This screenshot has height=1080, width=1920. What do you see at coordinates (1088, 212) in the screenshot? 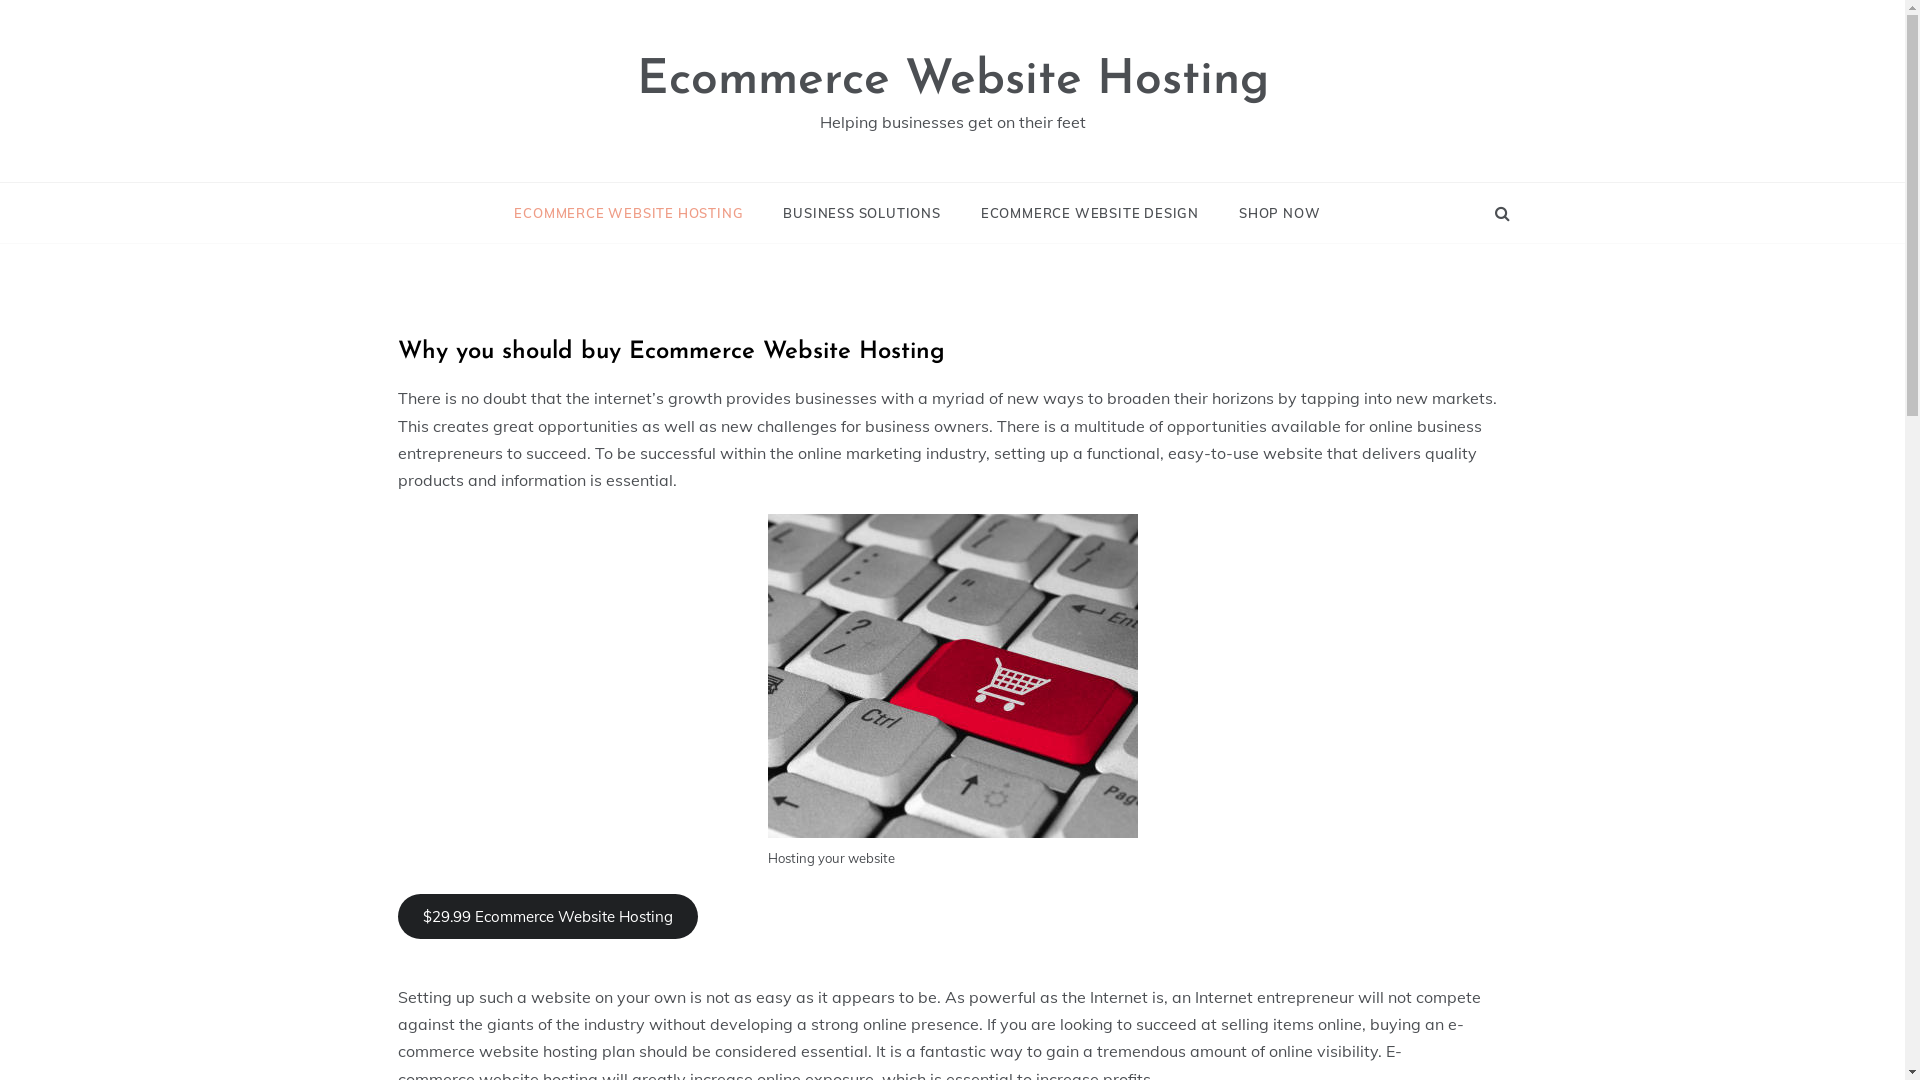
I see `'ECOMMERCE WEBSITE DESIGN'` at bounding box center [1088, 212].